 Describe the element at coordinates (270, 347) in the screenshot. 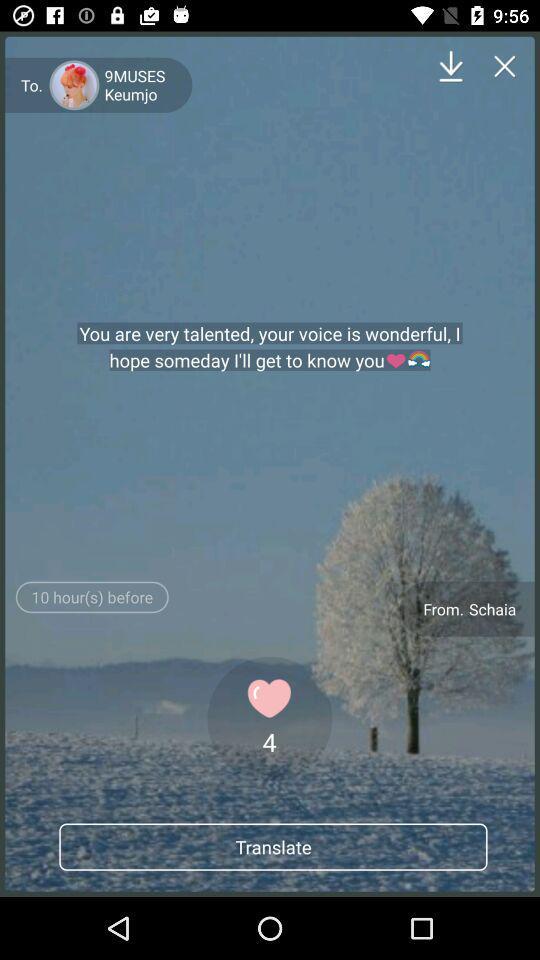

I see `you are very item` at that location.